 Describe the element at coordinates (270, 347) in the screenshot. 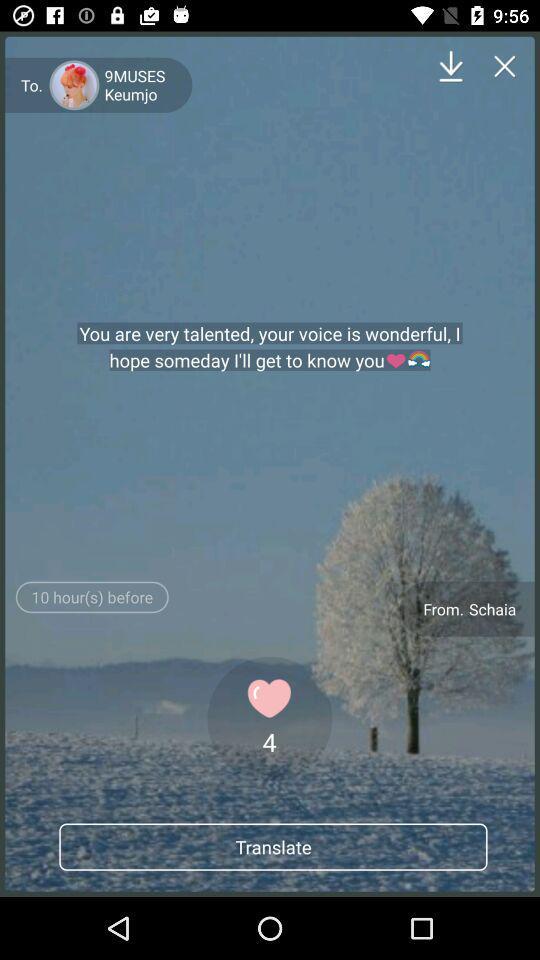

I see `you are very item` at that location.